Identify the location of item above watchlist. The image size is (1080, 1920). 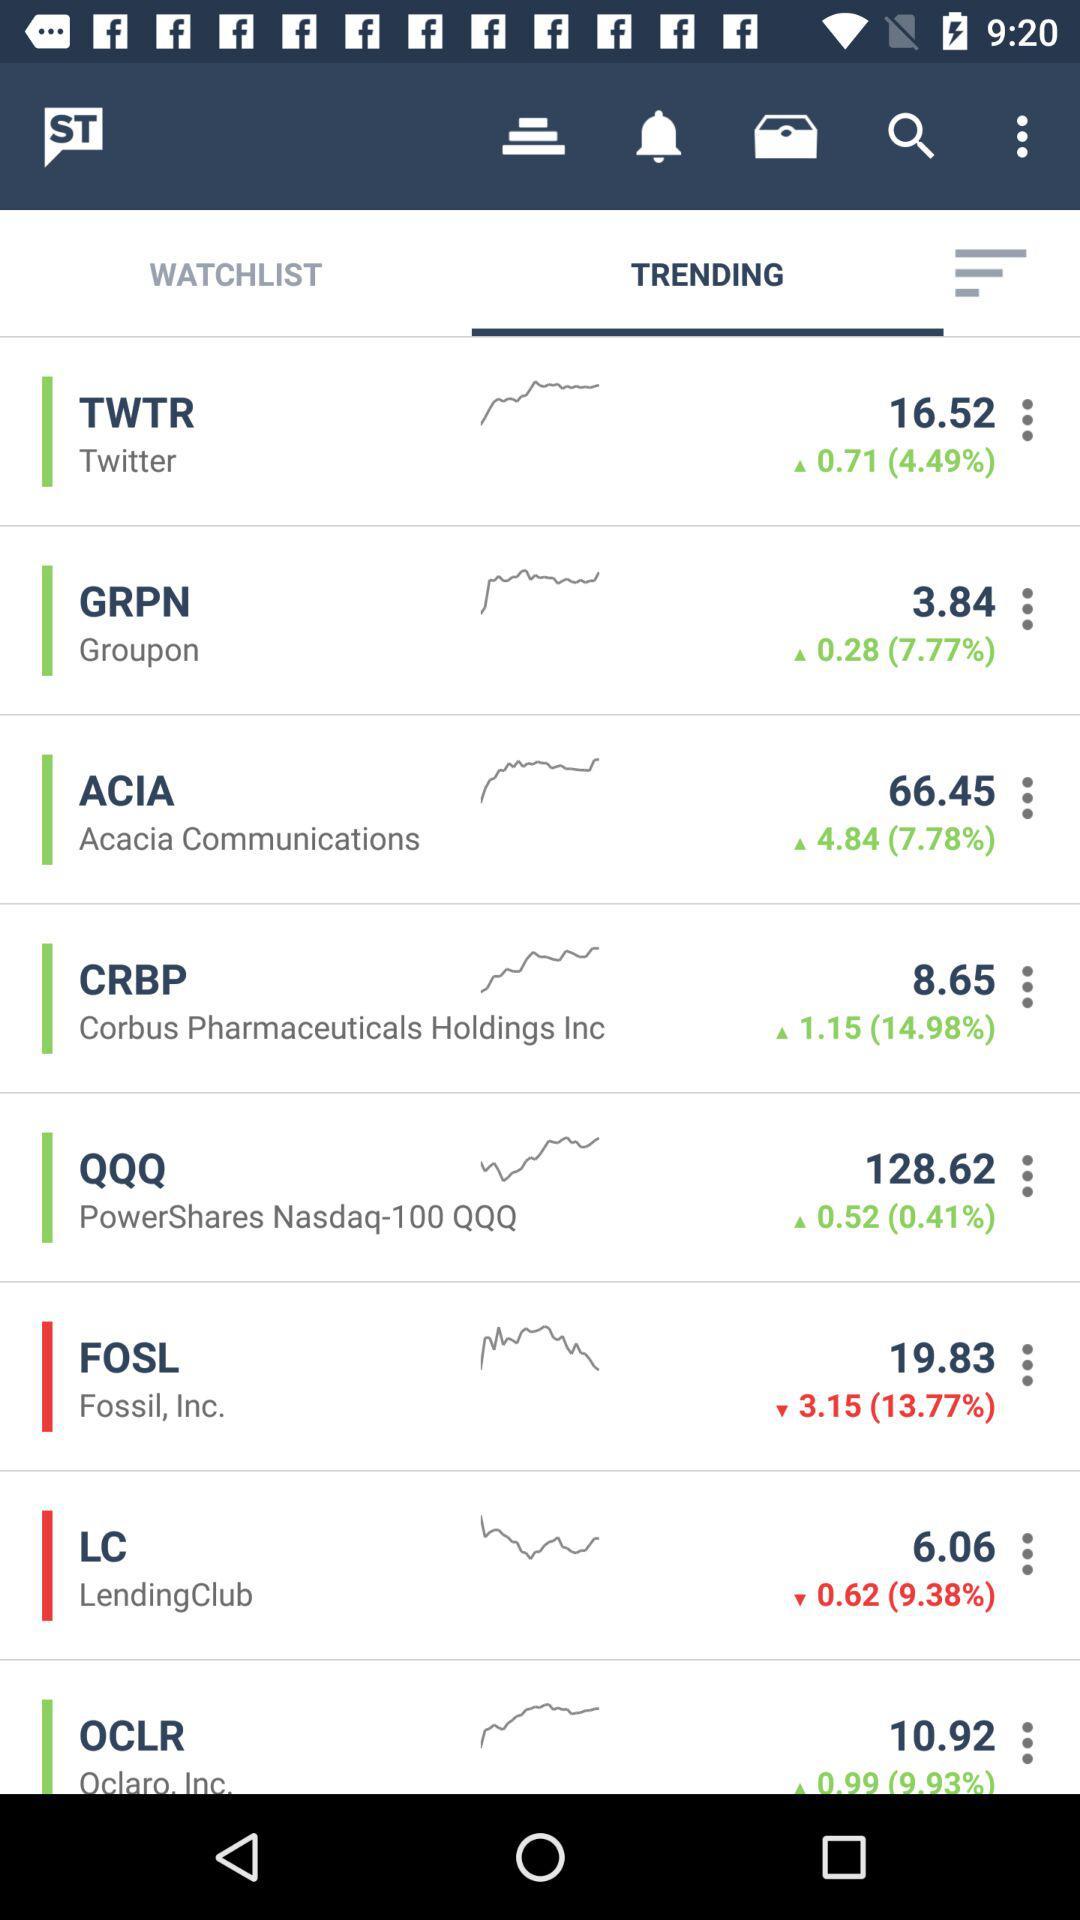
(532, 135).